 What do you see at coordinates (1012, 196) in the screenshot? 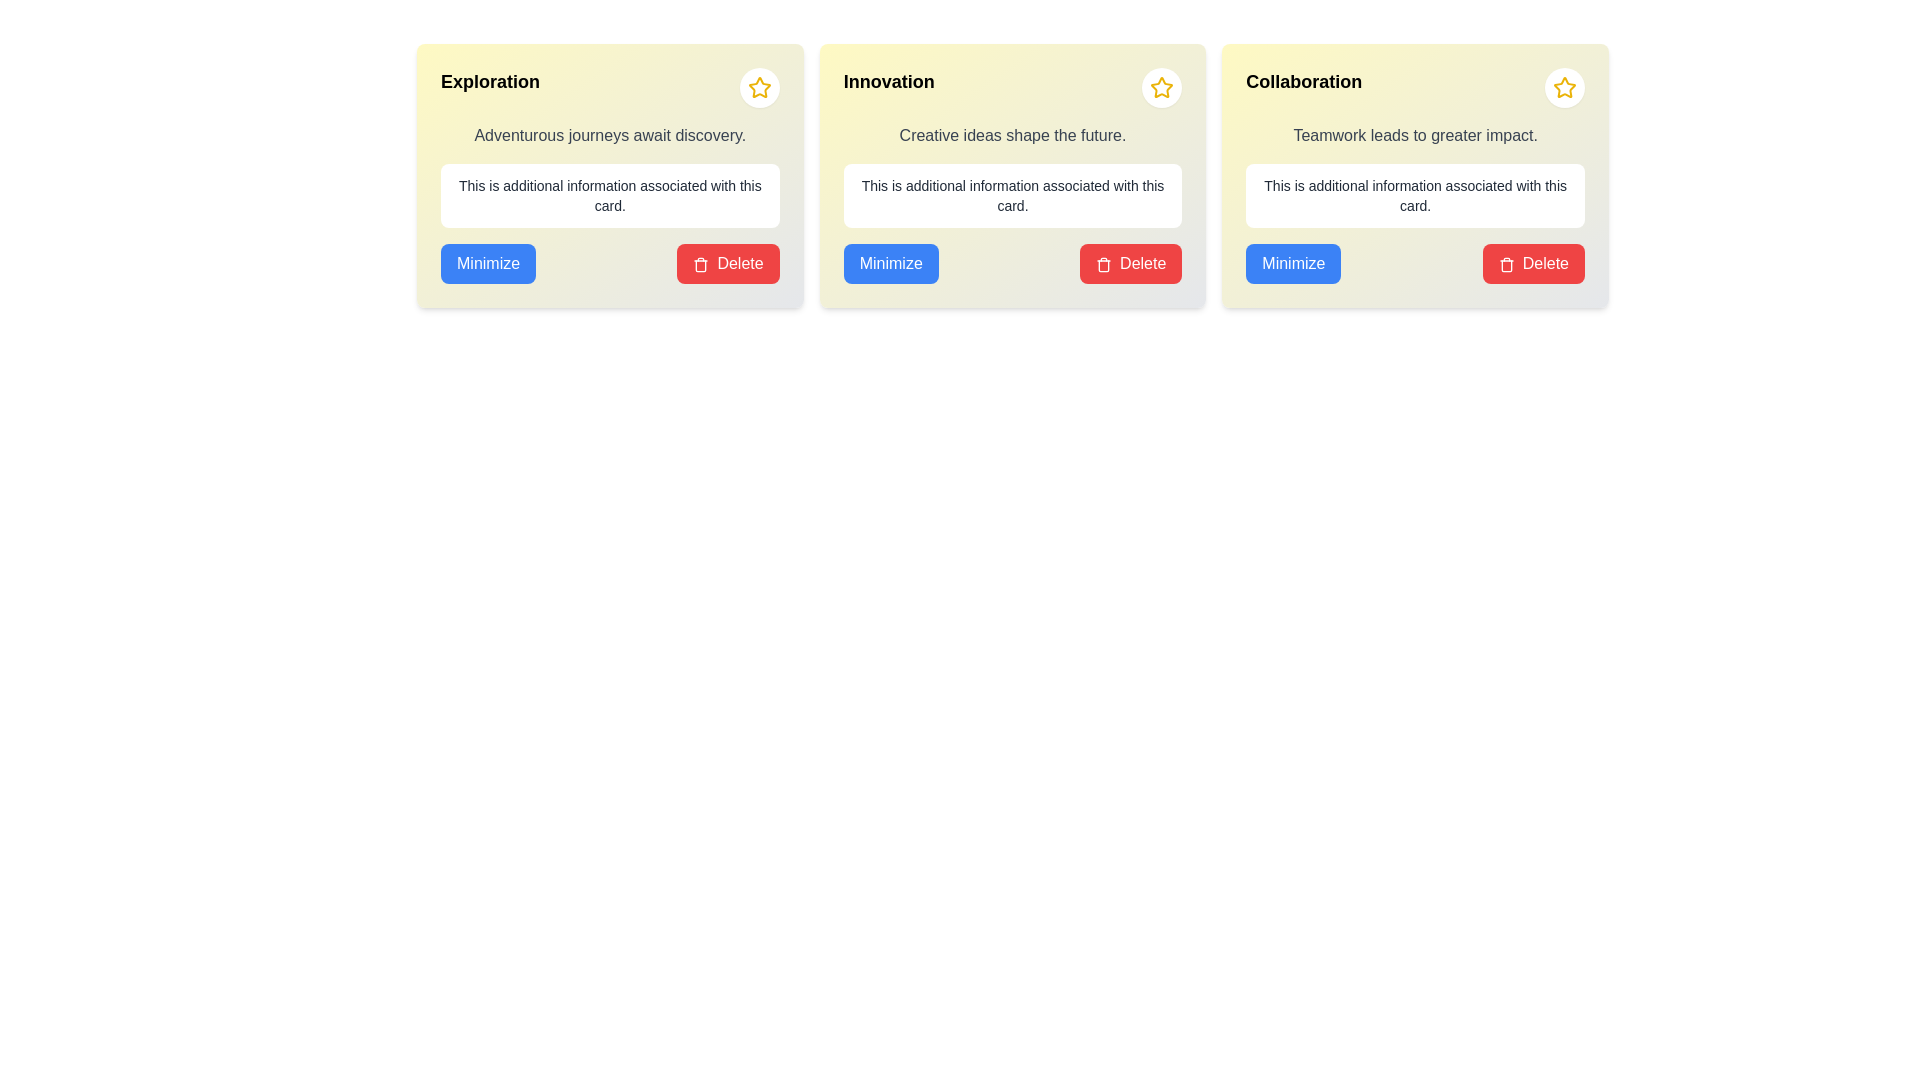
I see `text from the Text Content Block that contains 'This is additional information associated with this card.' within the 'Innovation' card` at bounding box center [1012, 196].